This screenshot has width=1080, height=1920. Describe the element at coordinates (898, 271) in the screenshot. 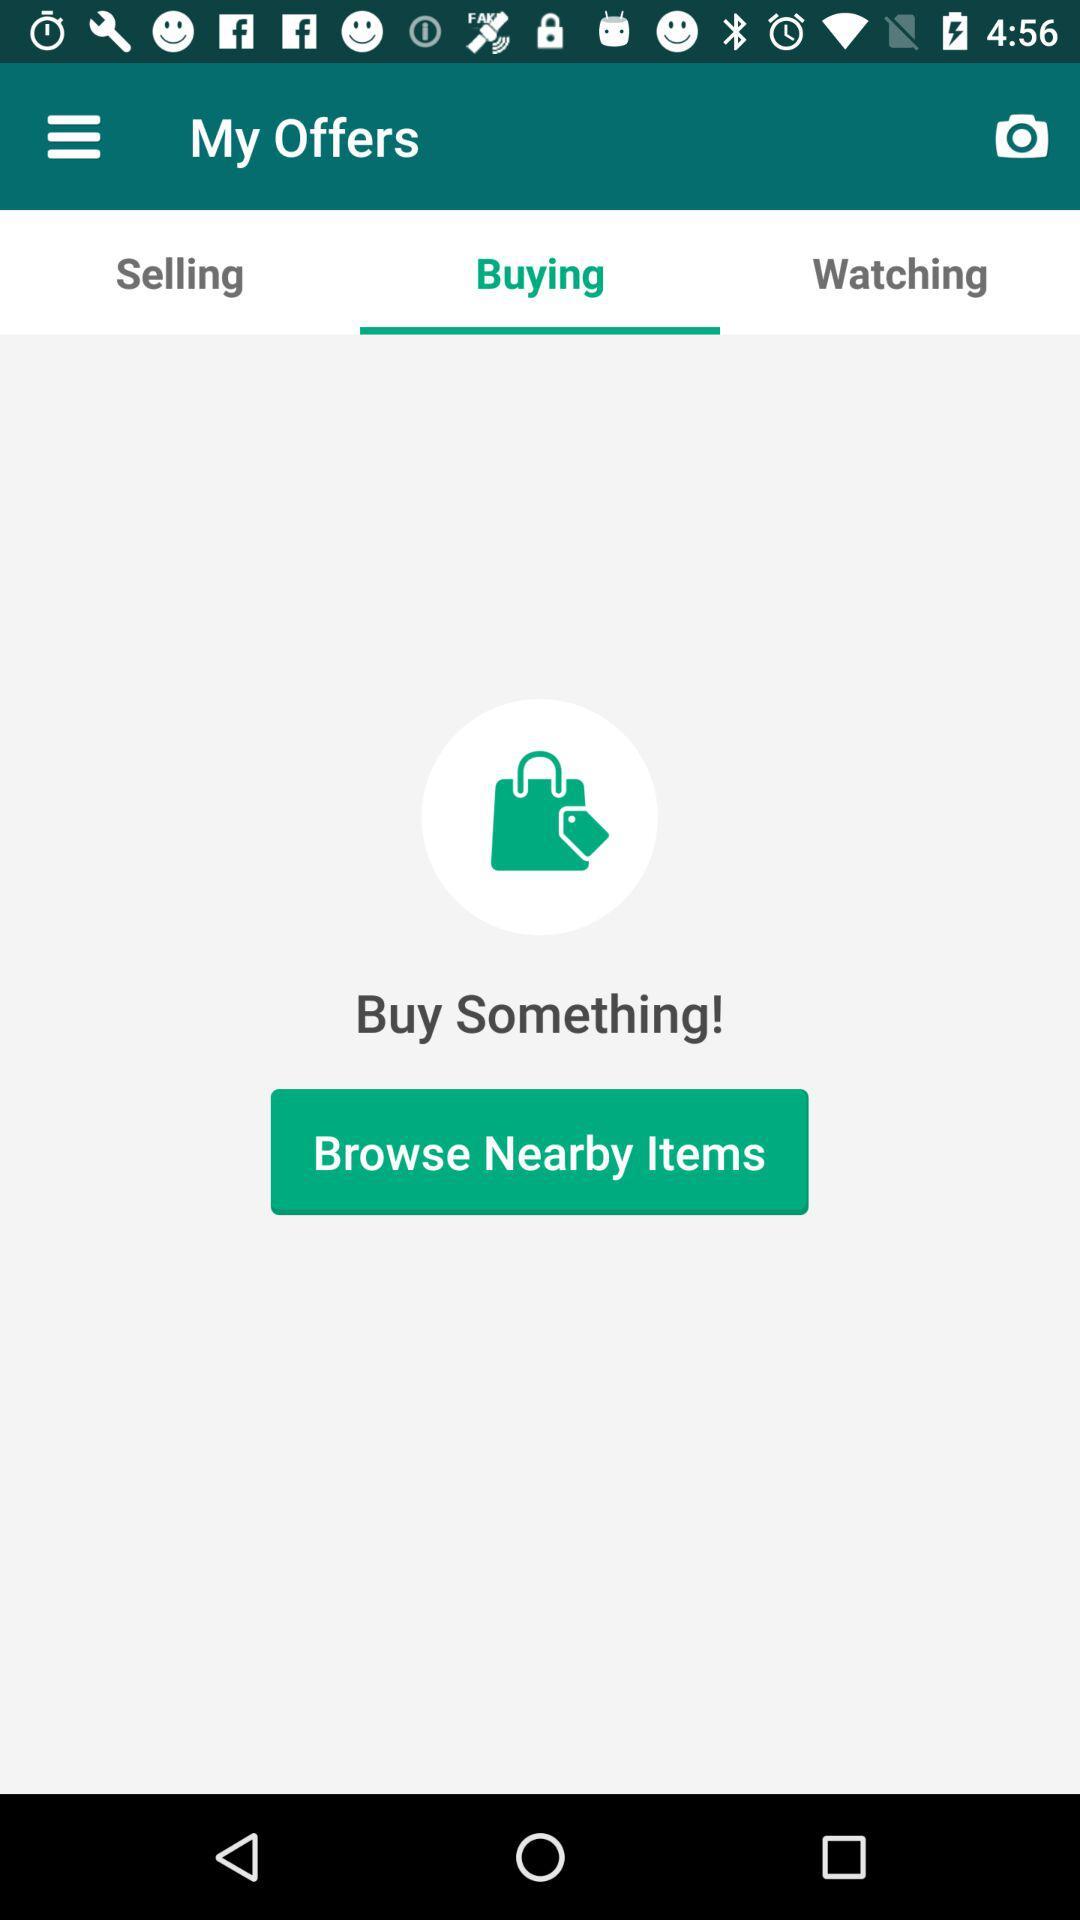

I see `icon to the right of buying app` at that location.